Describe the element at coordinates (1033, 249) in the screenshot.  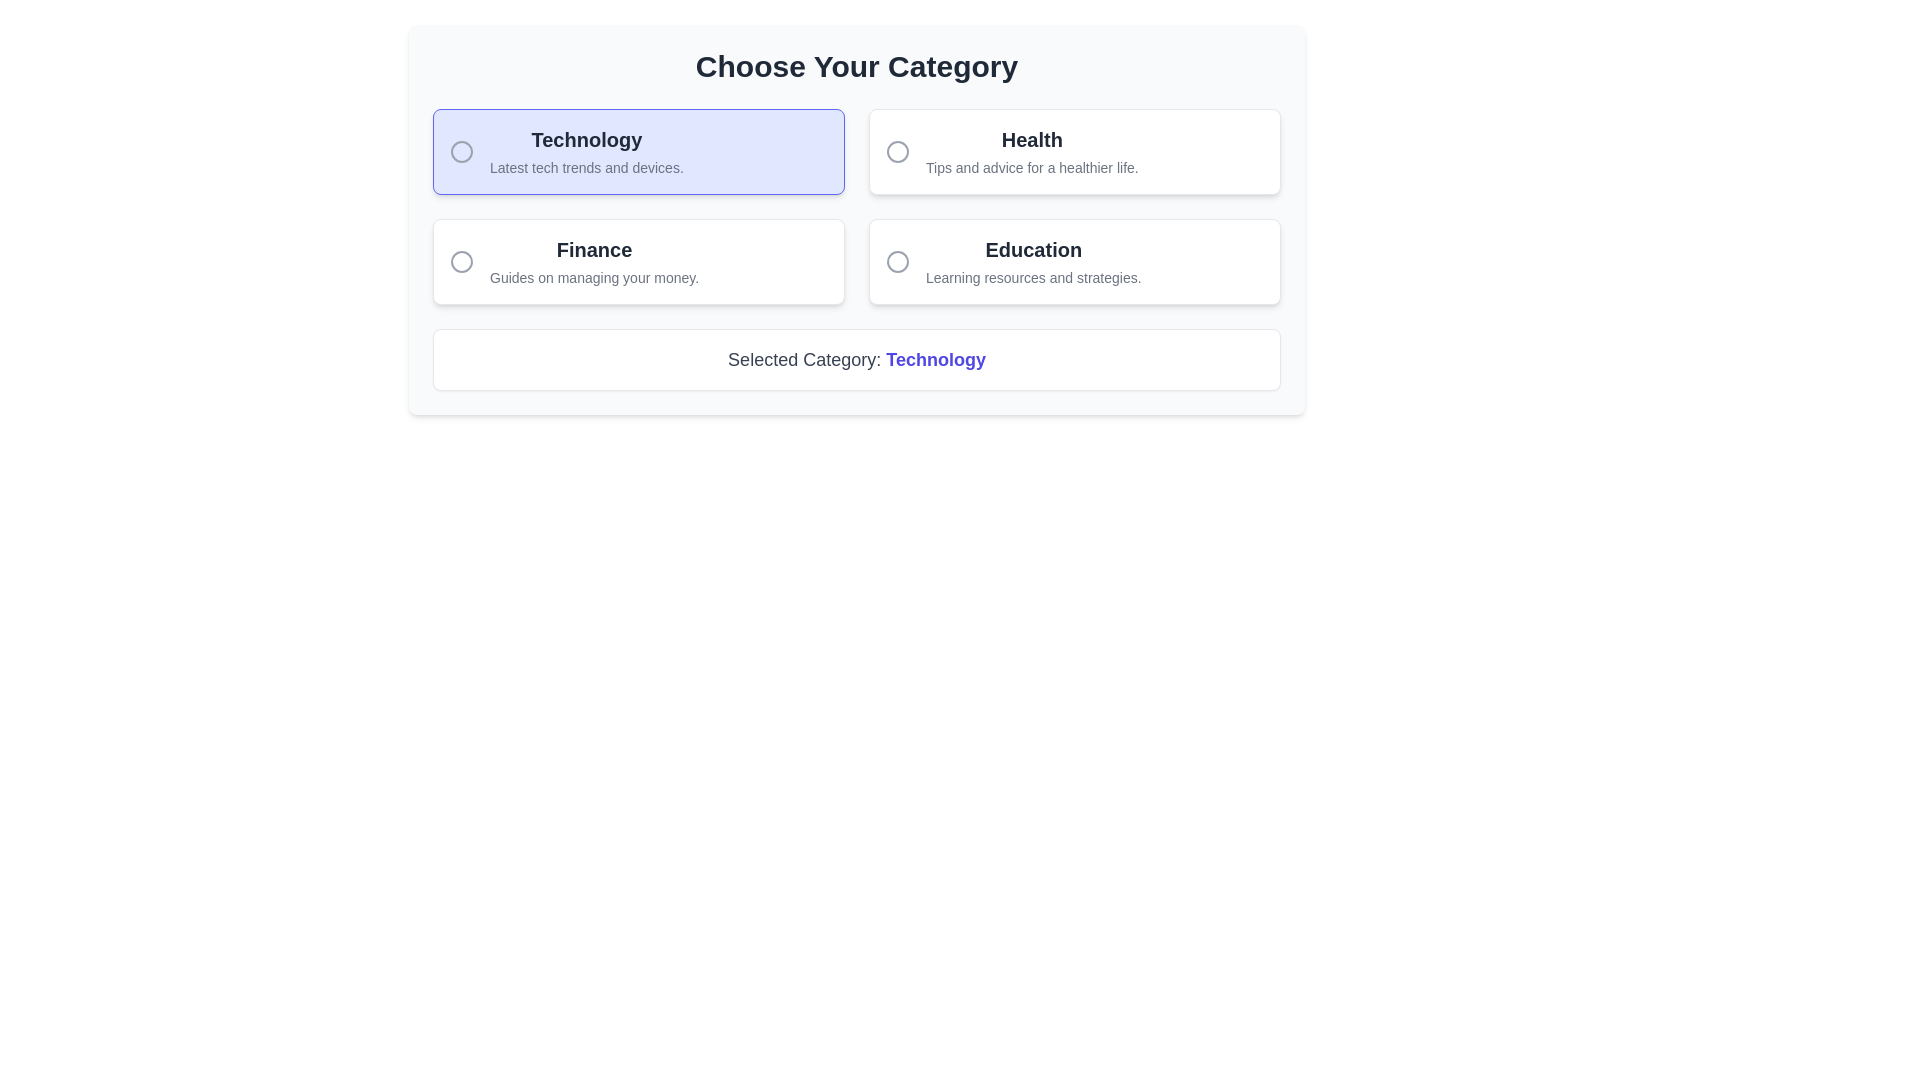
I see `the 'Education' text label, which is styled in a large, bold font and dark gray color, positioned at the top of a section in the bottom-right quadrant of a four-option layout` at that location.